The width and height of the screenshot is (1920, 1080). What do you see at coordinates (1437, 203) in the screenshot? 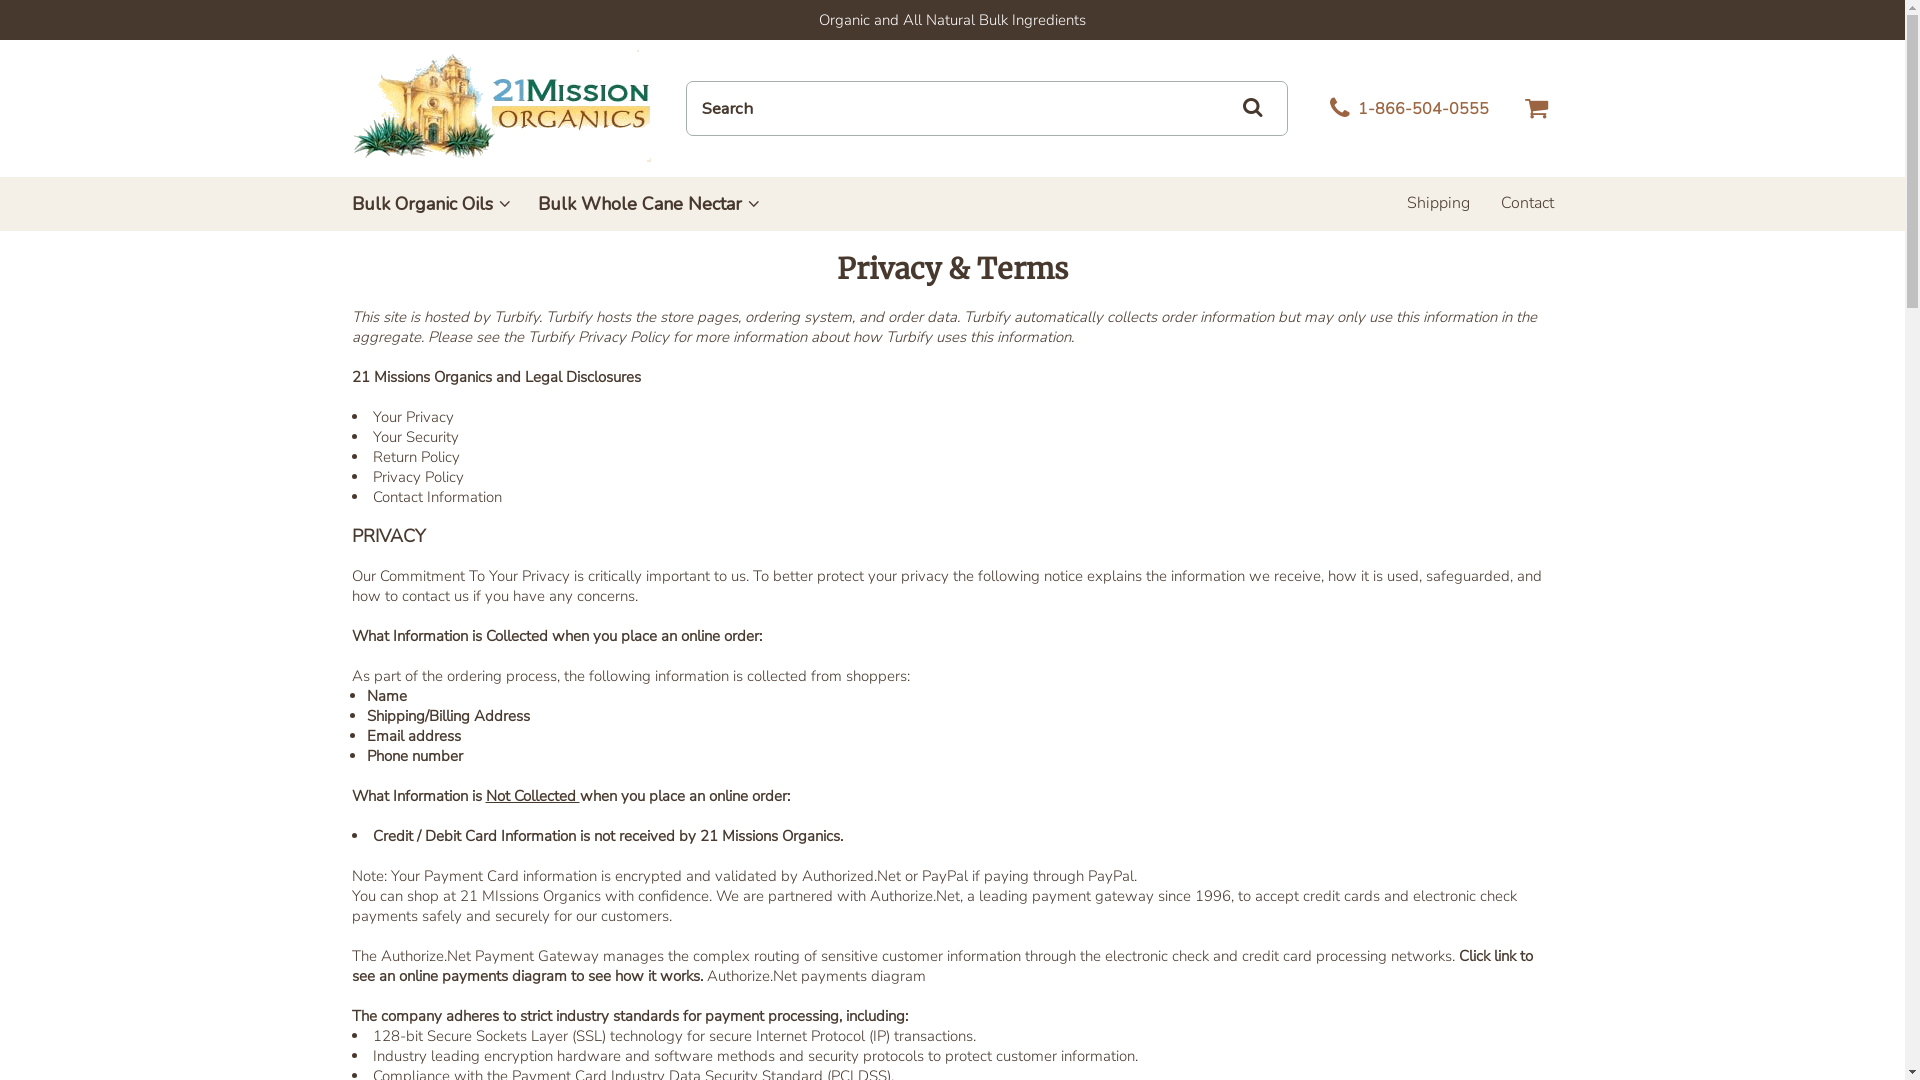
I see `'Shipping'` at bounding box center [1437, 203].